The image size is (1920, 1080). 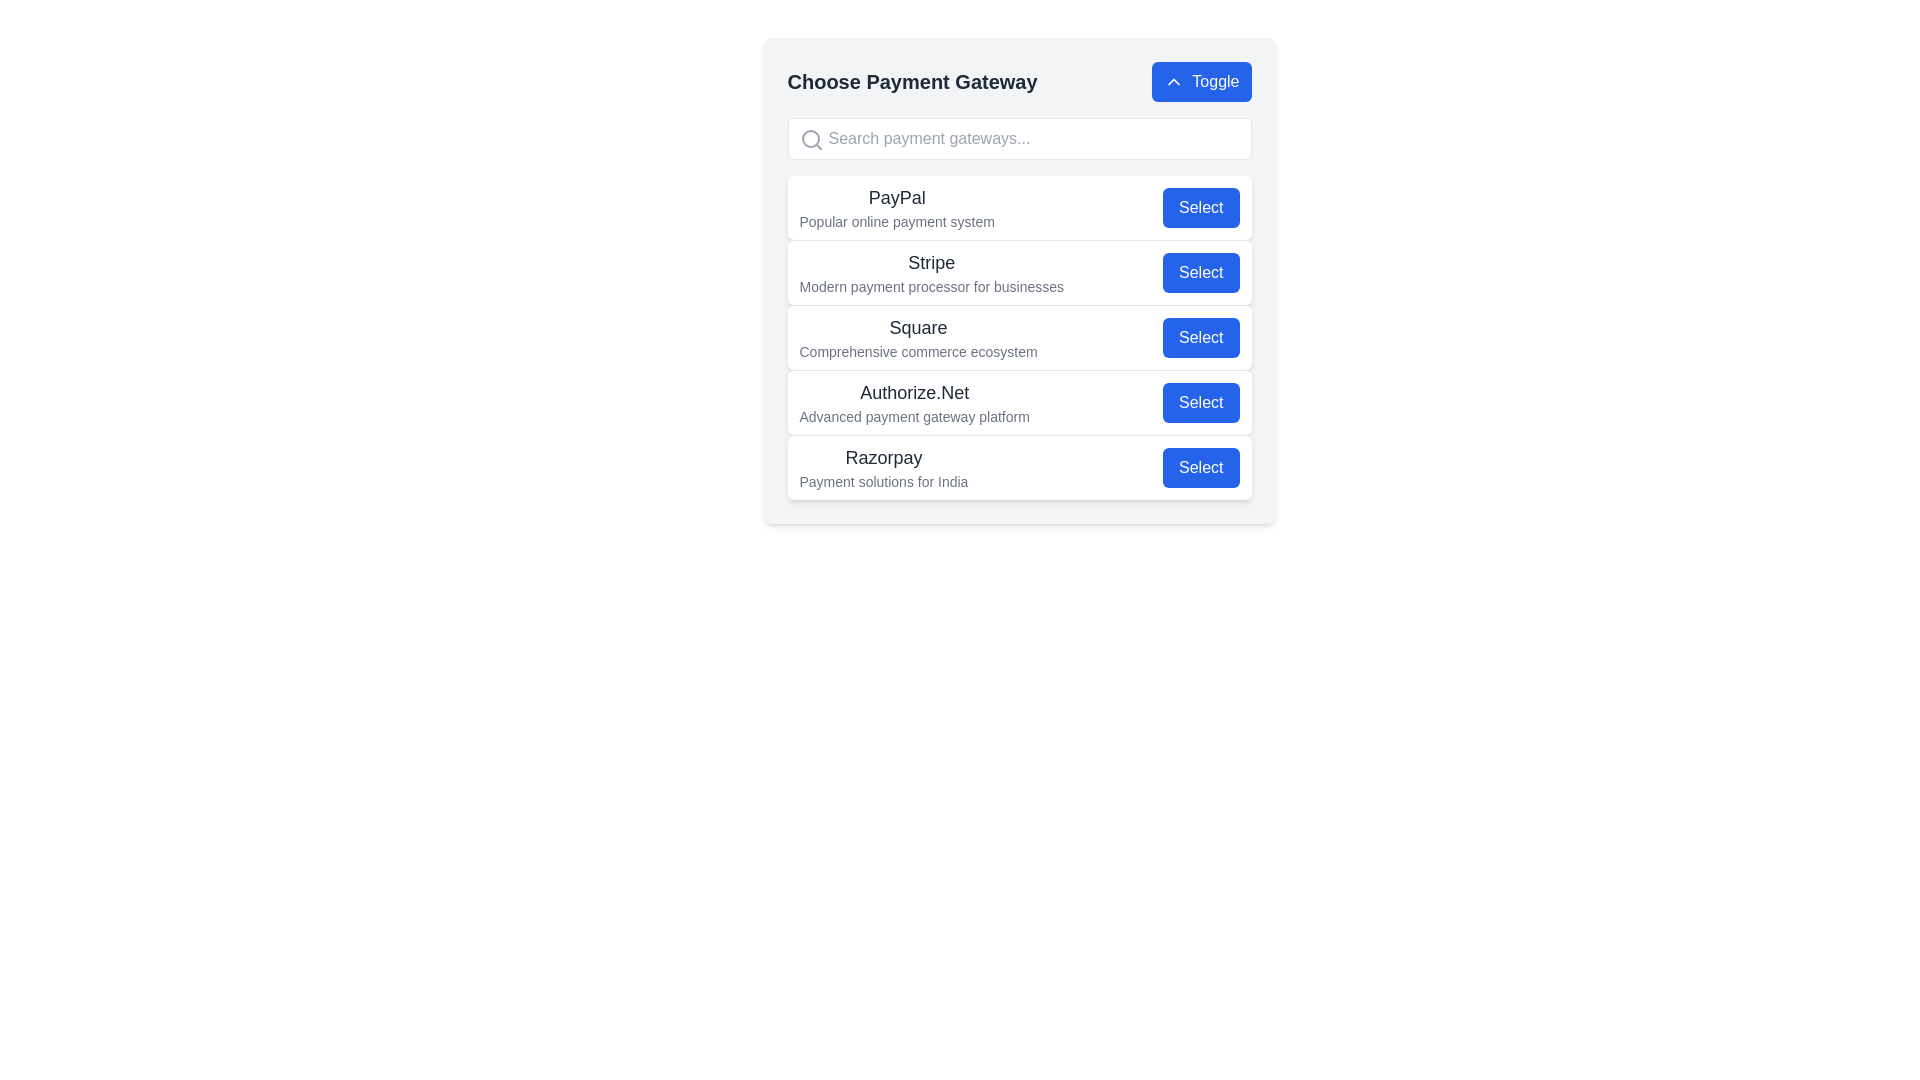 I want to click on the heading text 'Choose Payment Gateway' to focus the header, so click(x=1019, y=80).